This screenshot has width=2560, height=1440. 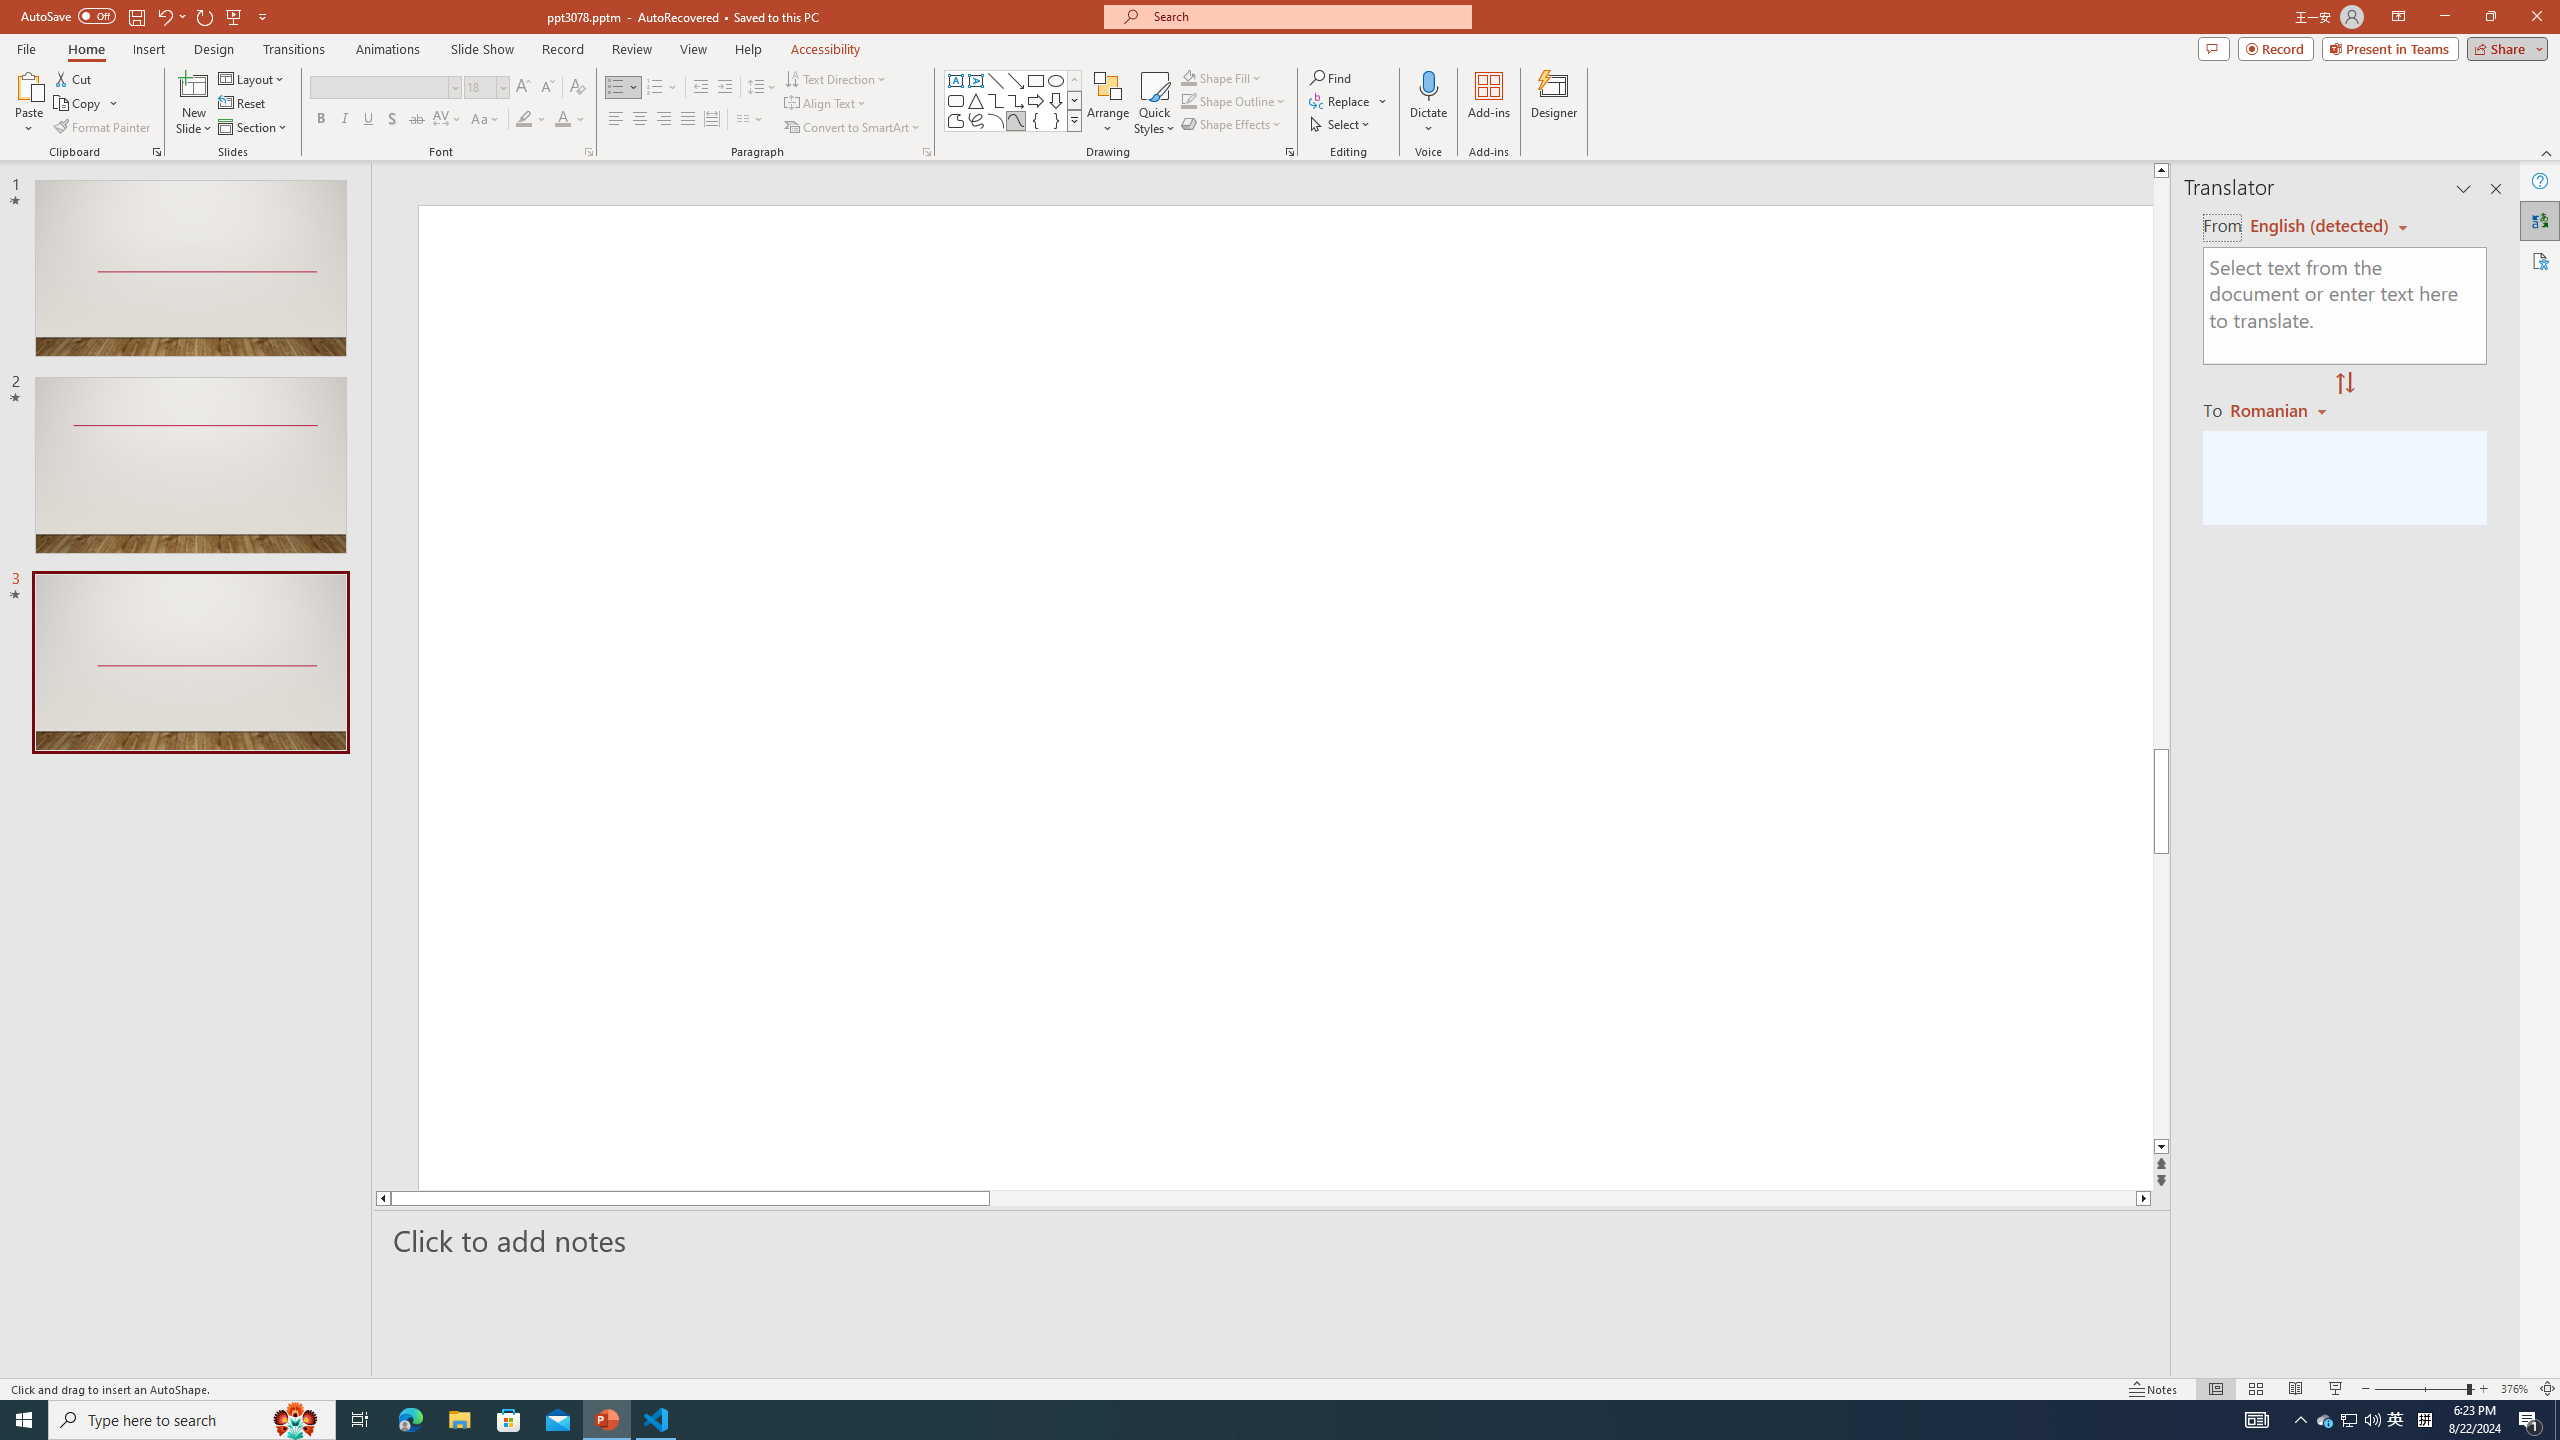 I want to click on 'Font Size', so click(x=485, y=87).